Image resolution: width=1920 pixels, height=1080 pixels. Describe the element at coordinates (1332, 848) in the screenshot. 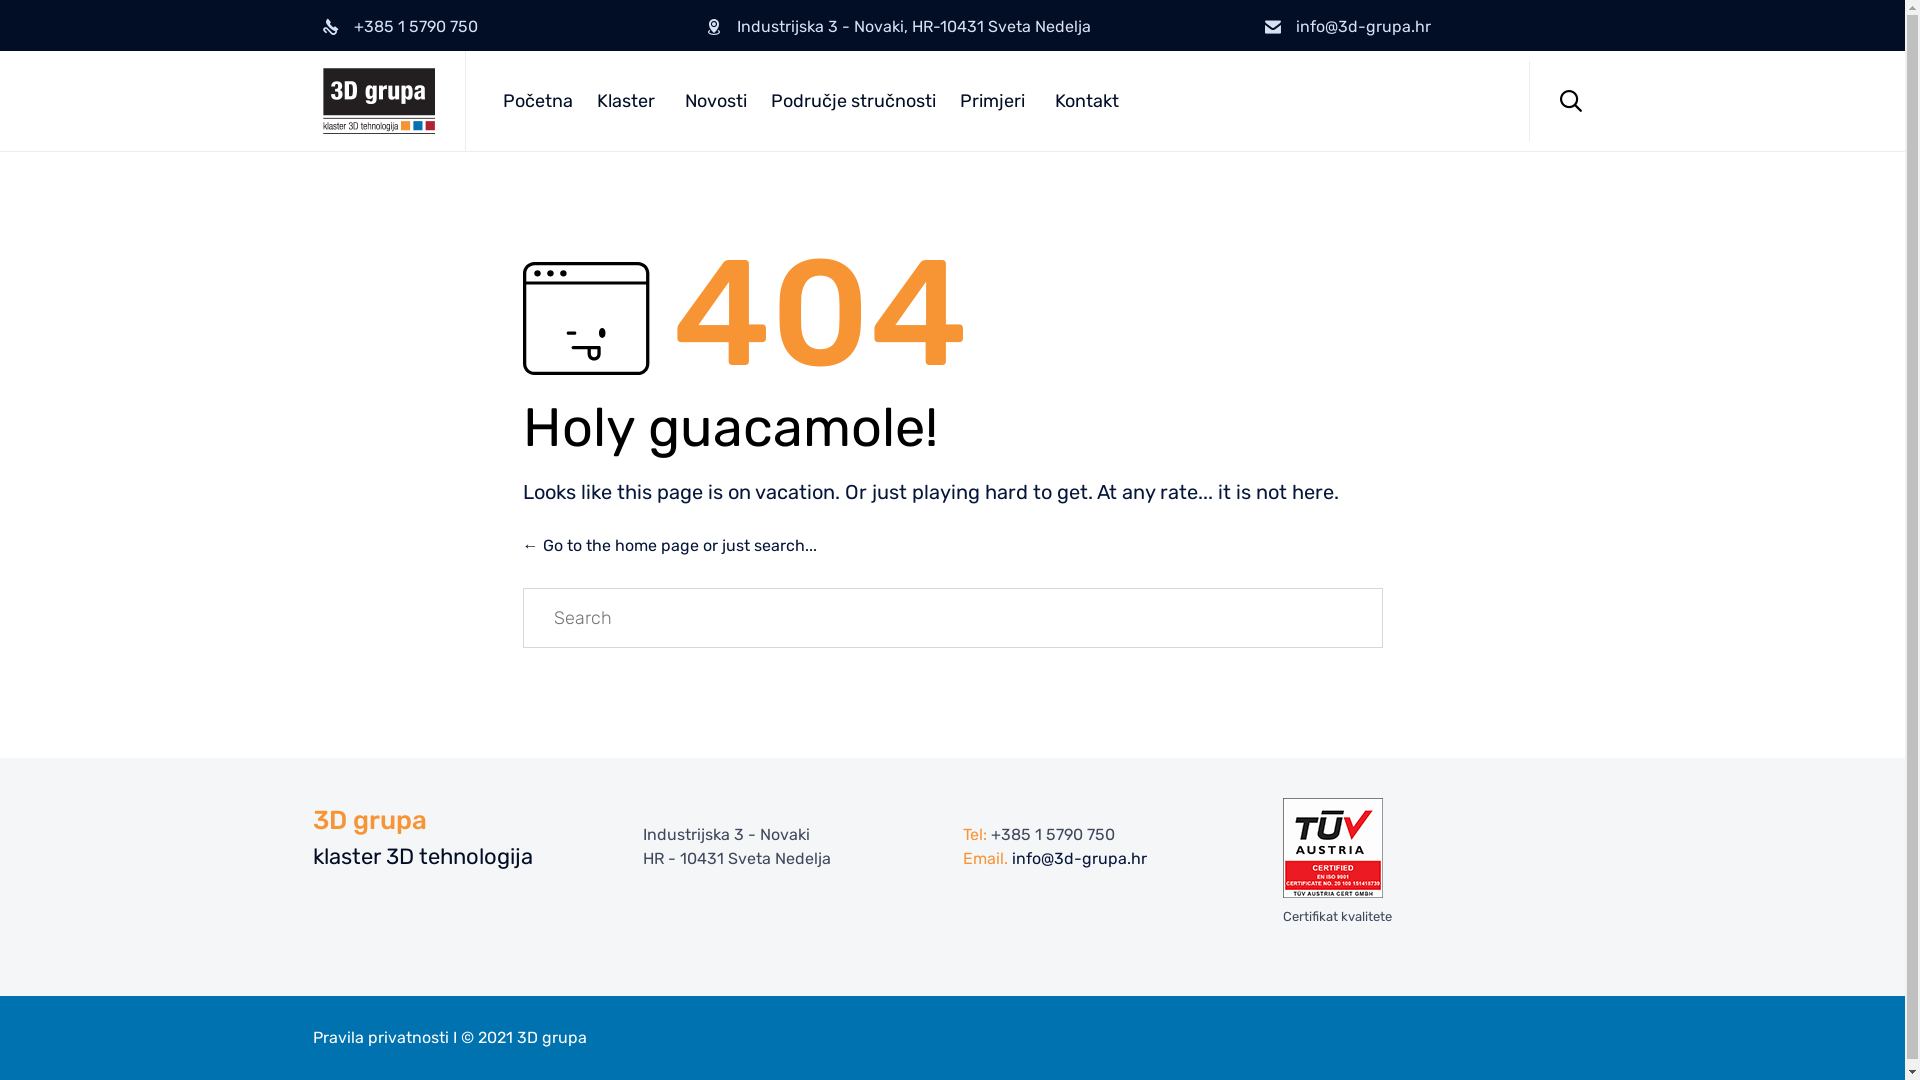

I see `'2015-TUV-certifikacijska-markica_100x100'` at that location.